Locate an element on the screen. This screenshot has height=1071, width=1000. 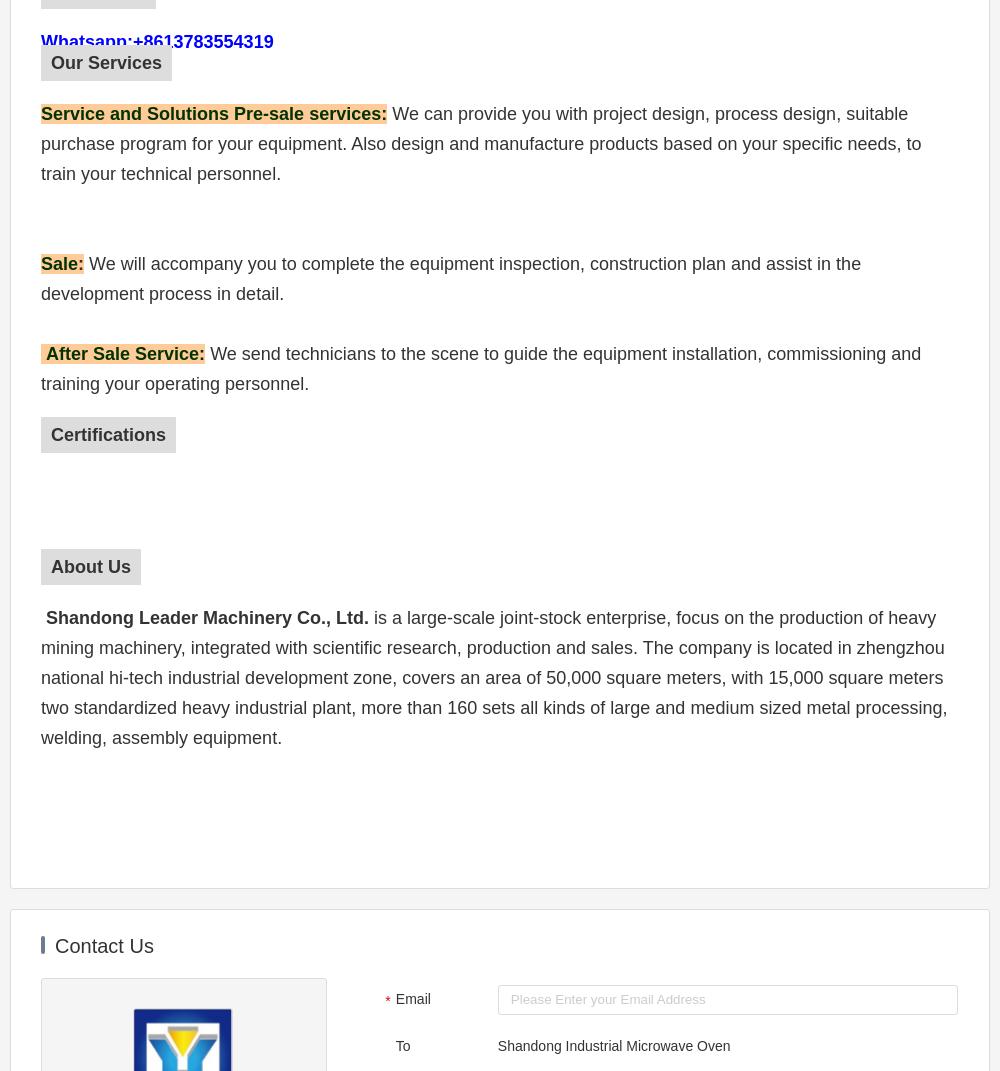
'Sale' is located at coordinates (59, 264).